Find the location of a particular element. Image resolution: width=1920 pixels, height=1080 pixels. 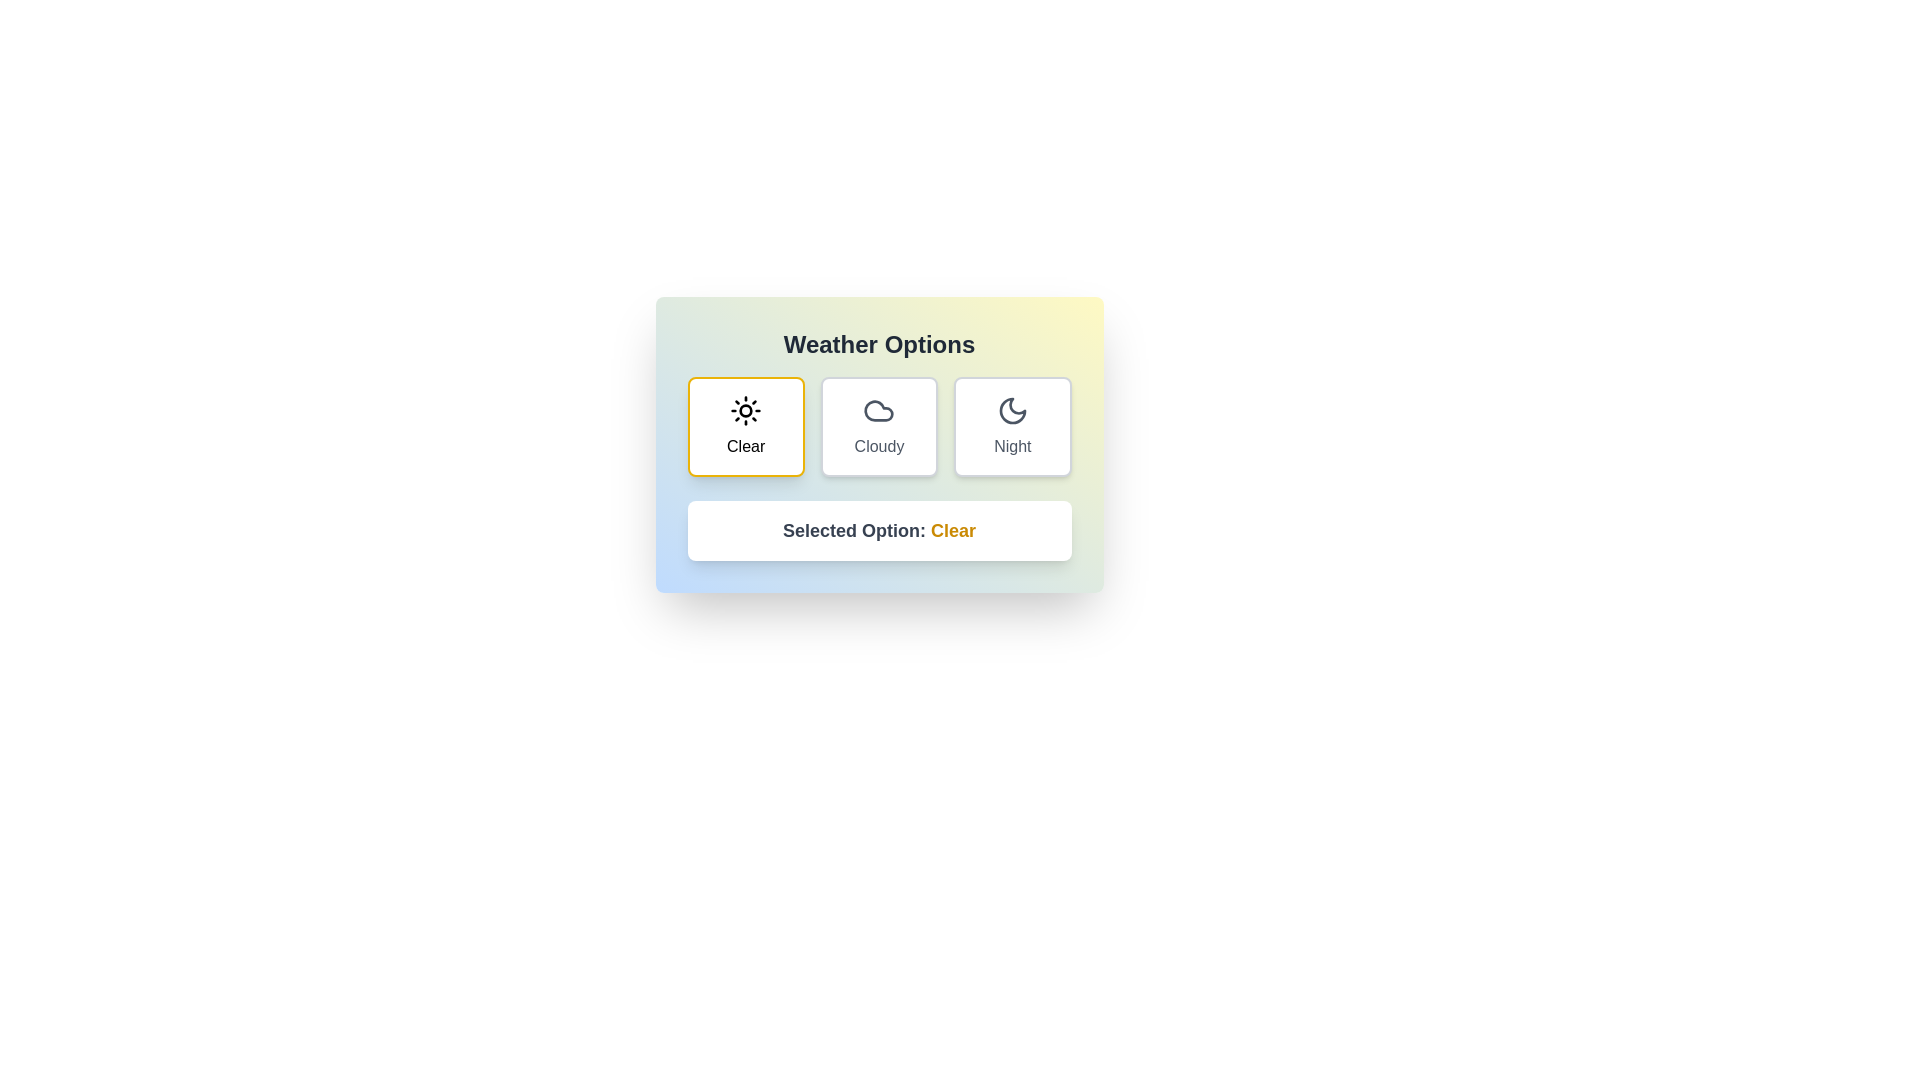

the Text Label Component displaying the current selection text 'Clear', which is part of the phrase 'Selected Option: Clear' in a white rectangular box is located at coordinates (952, 530).